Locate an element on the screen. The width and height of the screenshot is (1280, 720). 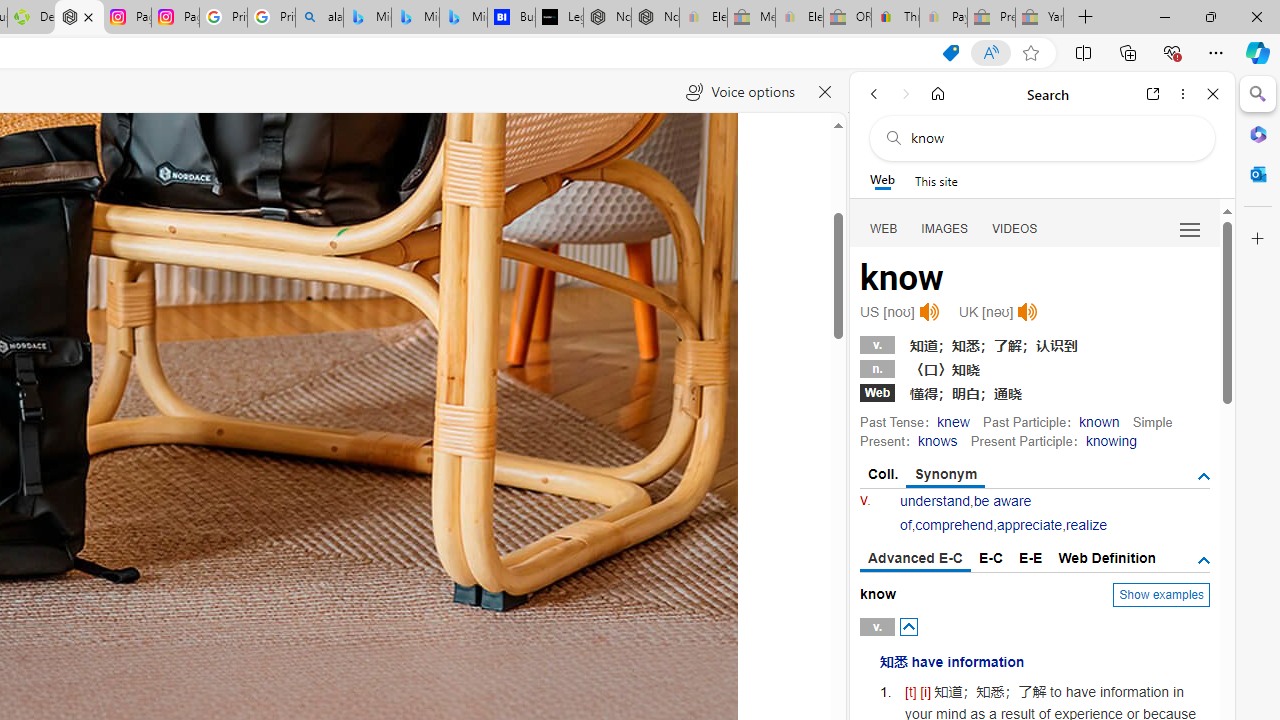
'Web Definition' is located at coordinates (1106, 558).